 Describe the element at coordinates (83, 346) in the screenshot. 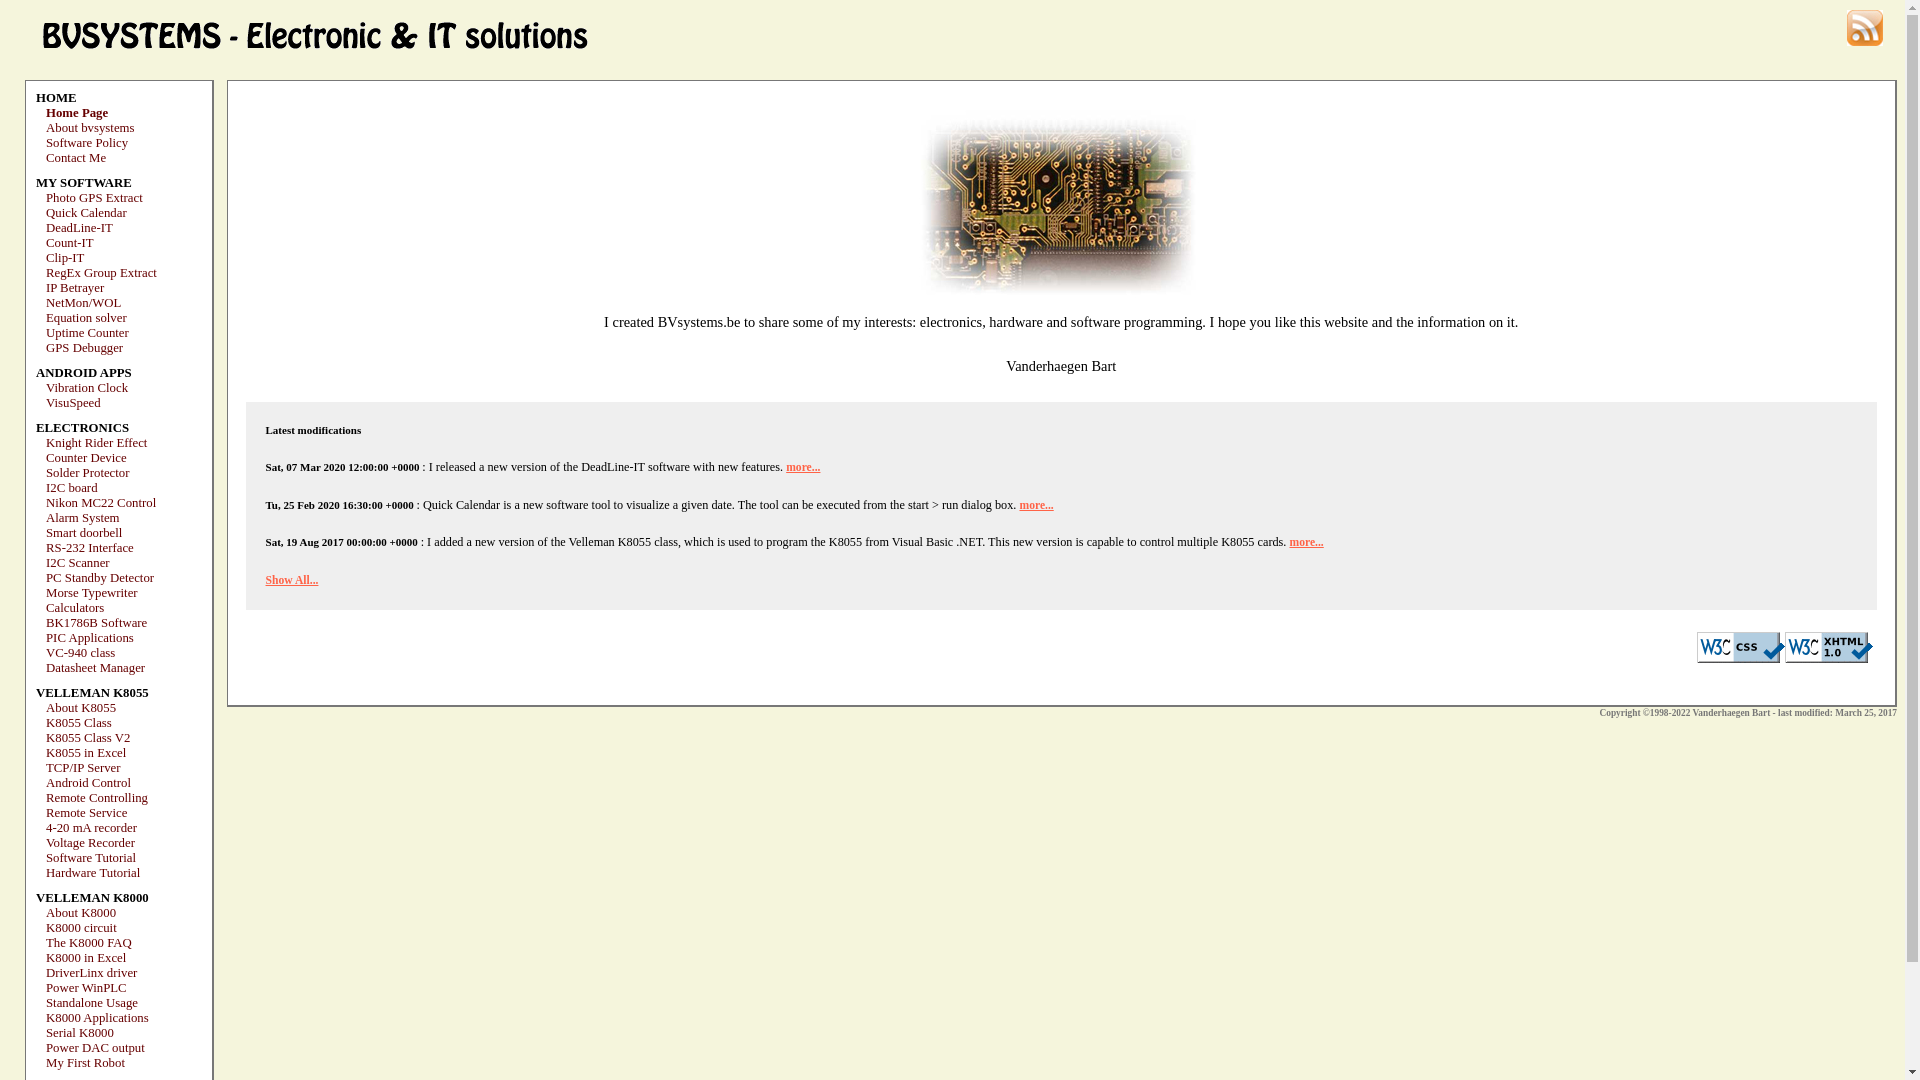

I see `'GPS Debugger'` at that location.